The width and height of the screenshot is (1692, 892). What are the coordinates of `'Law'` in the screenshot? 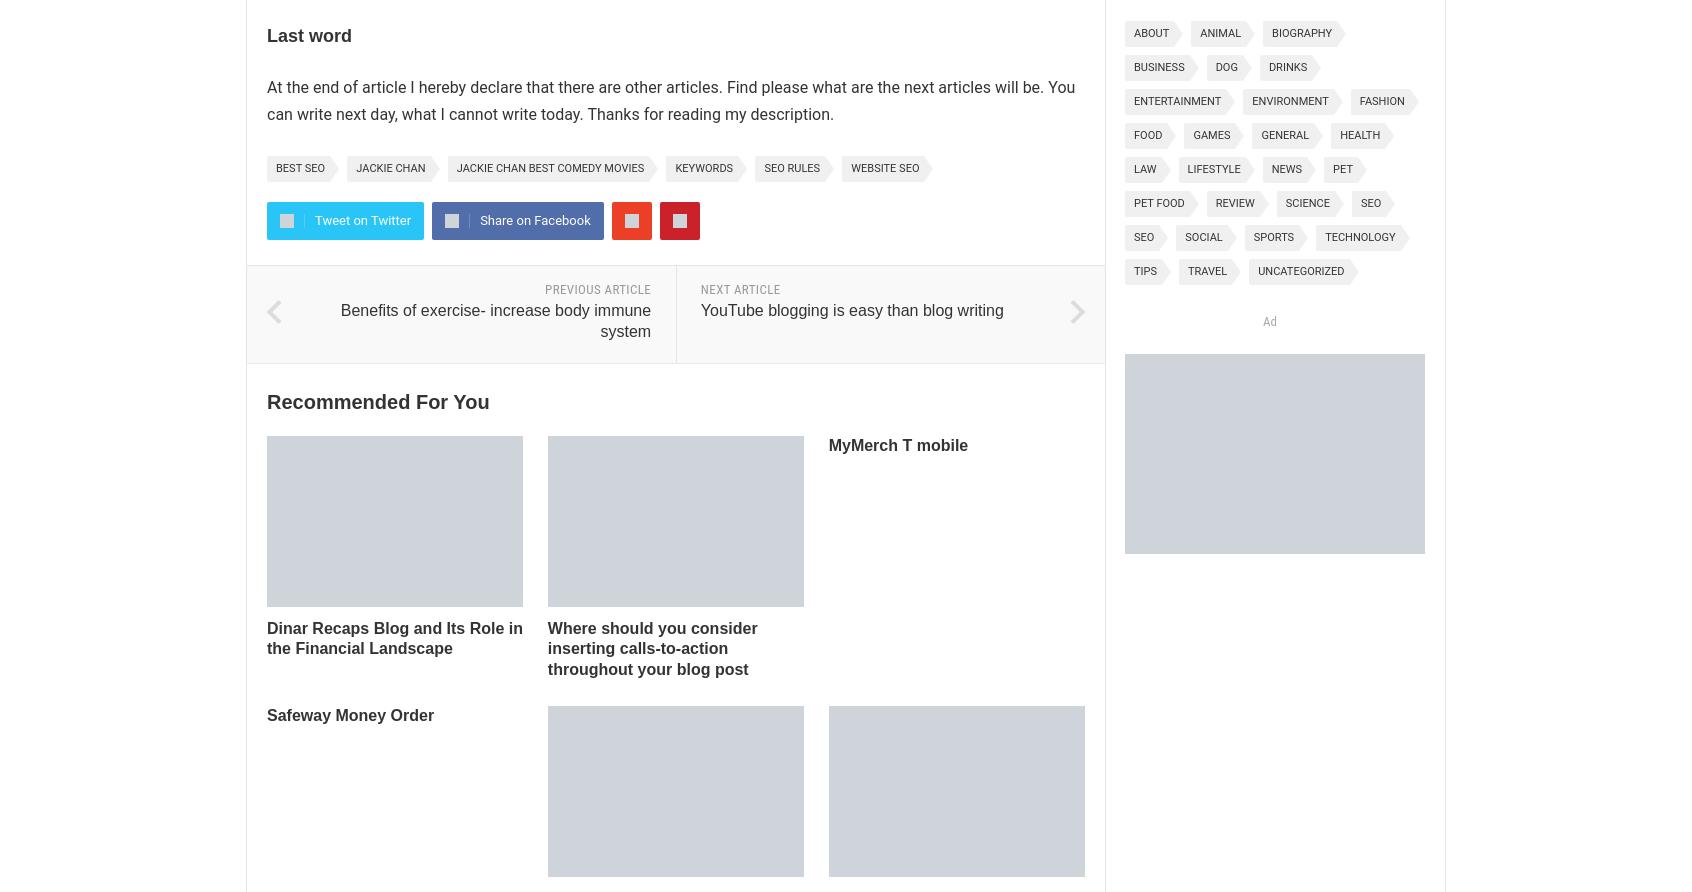 It's located at (1143, 167).